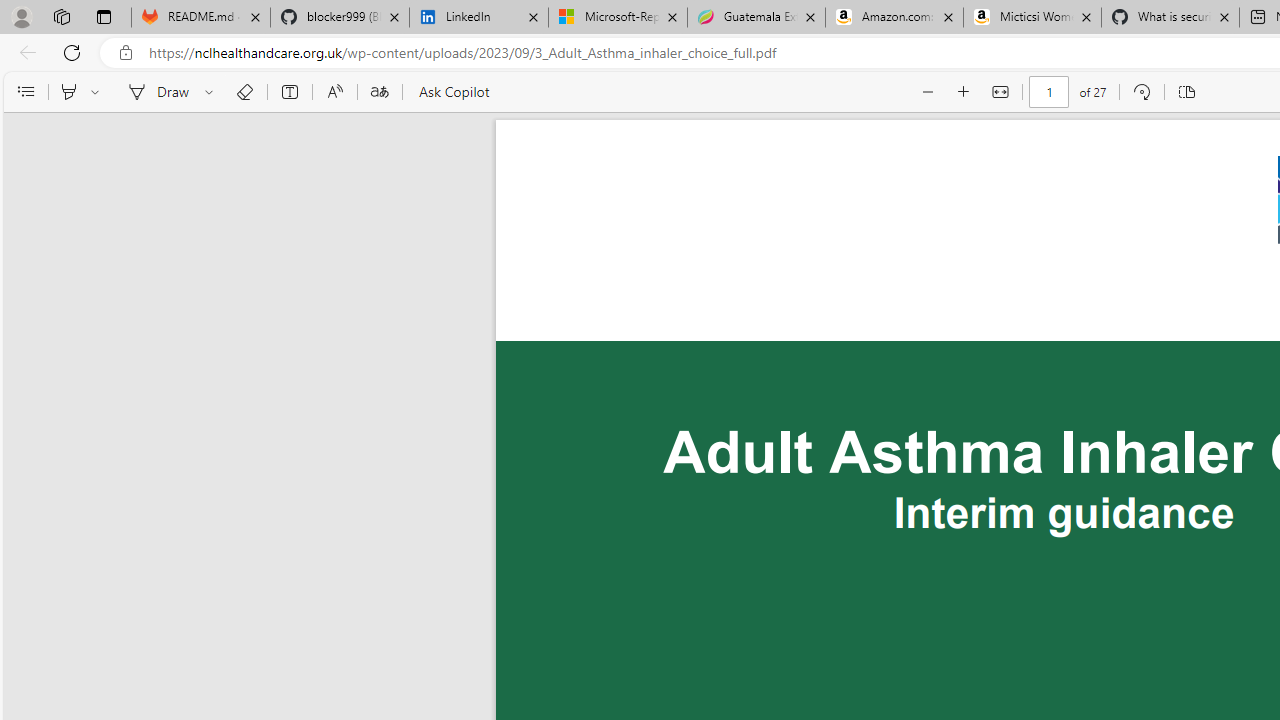 The width and height of the screenshot is (1280, 720). I want to click on 'Select ink properties', so click(212, 92).